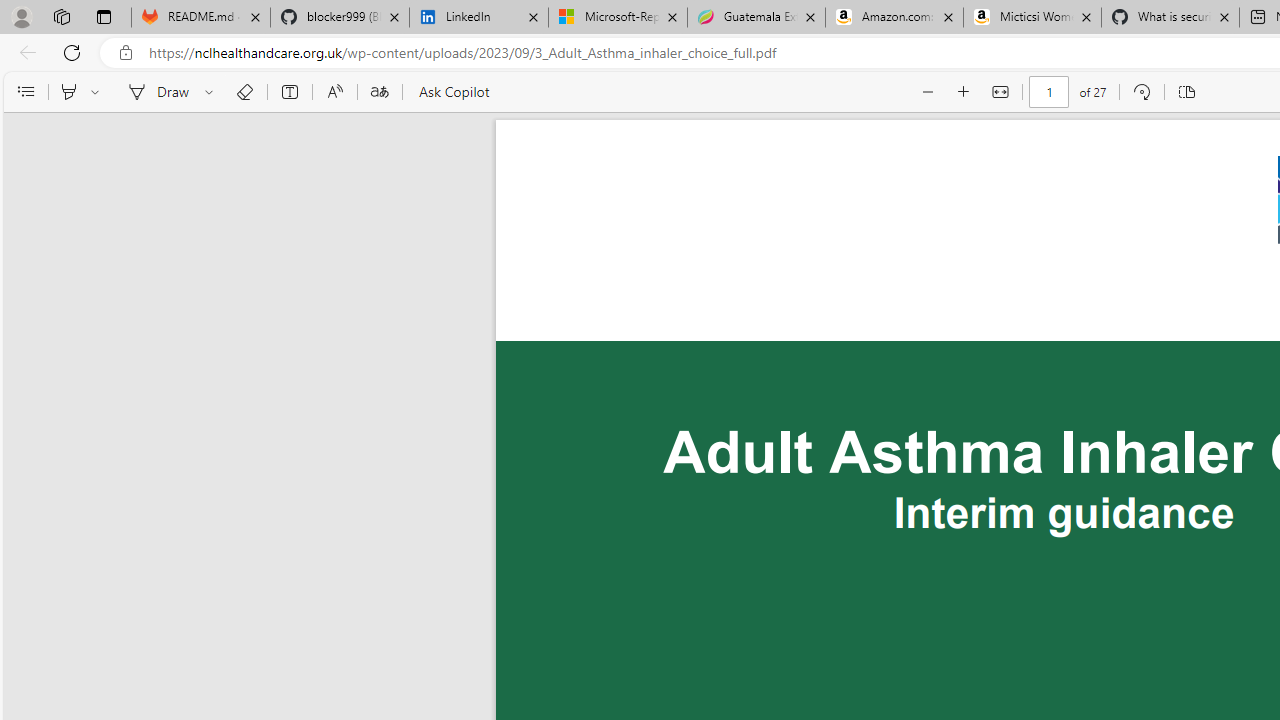 The width and height of the screenshot is (1280, 720). I want to click on 'Select ink properties', so click(212, 92).